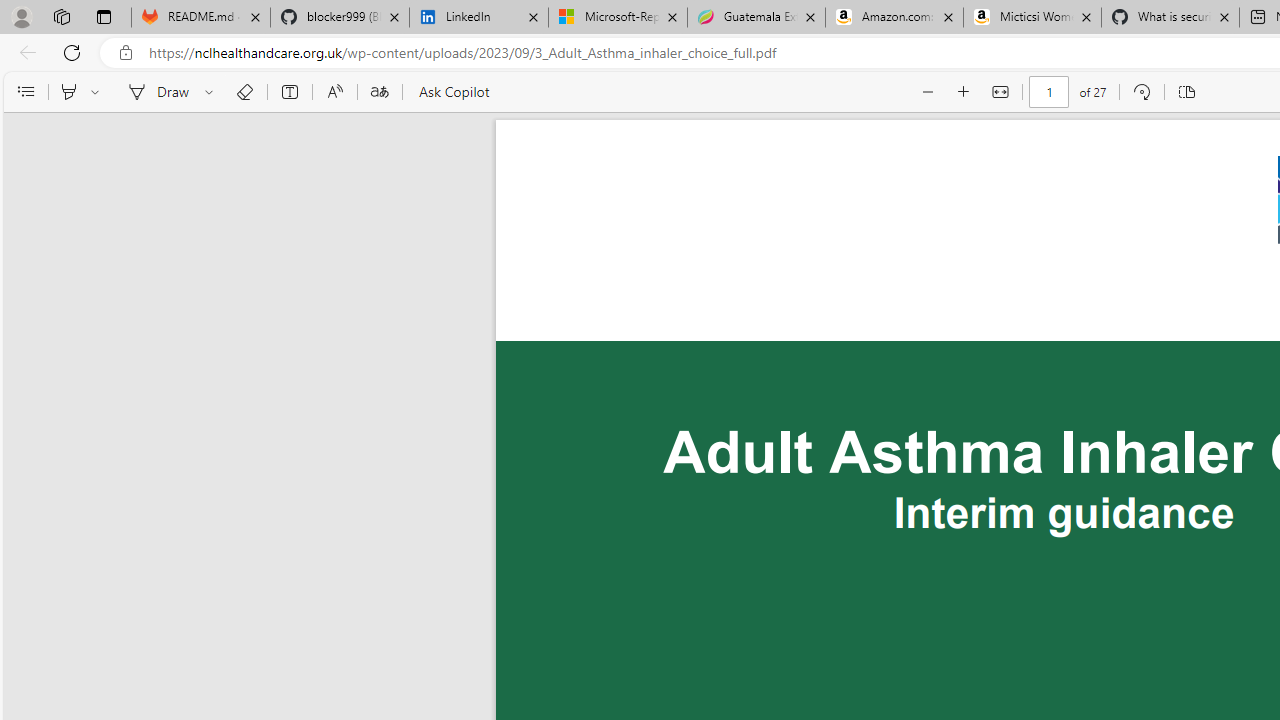 The width and height of the screenshot is (1280, 720). I want to click on 'Select ink properties', so click(212, 92).